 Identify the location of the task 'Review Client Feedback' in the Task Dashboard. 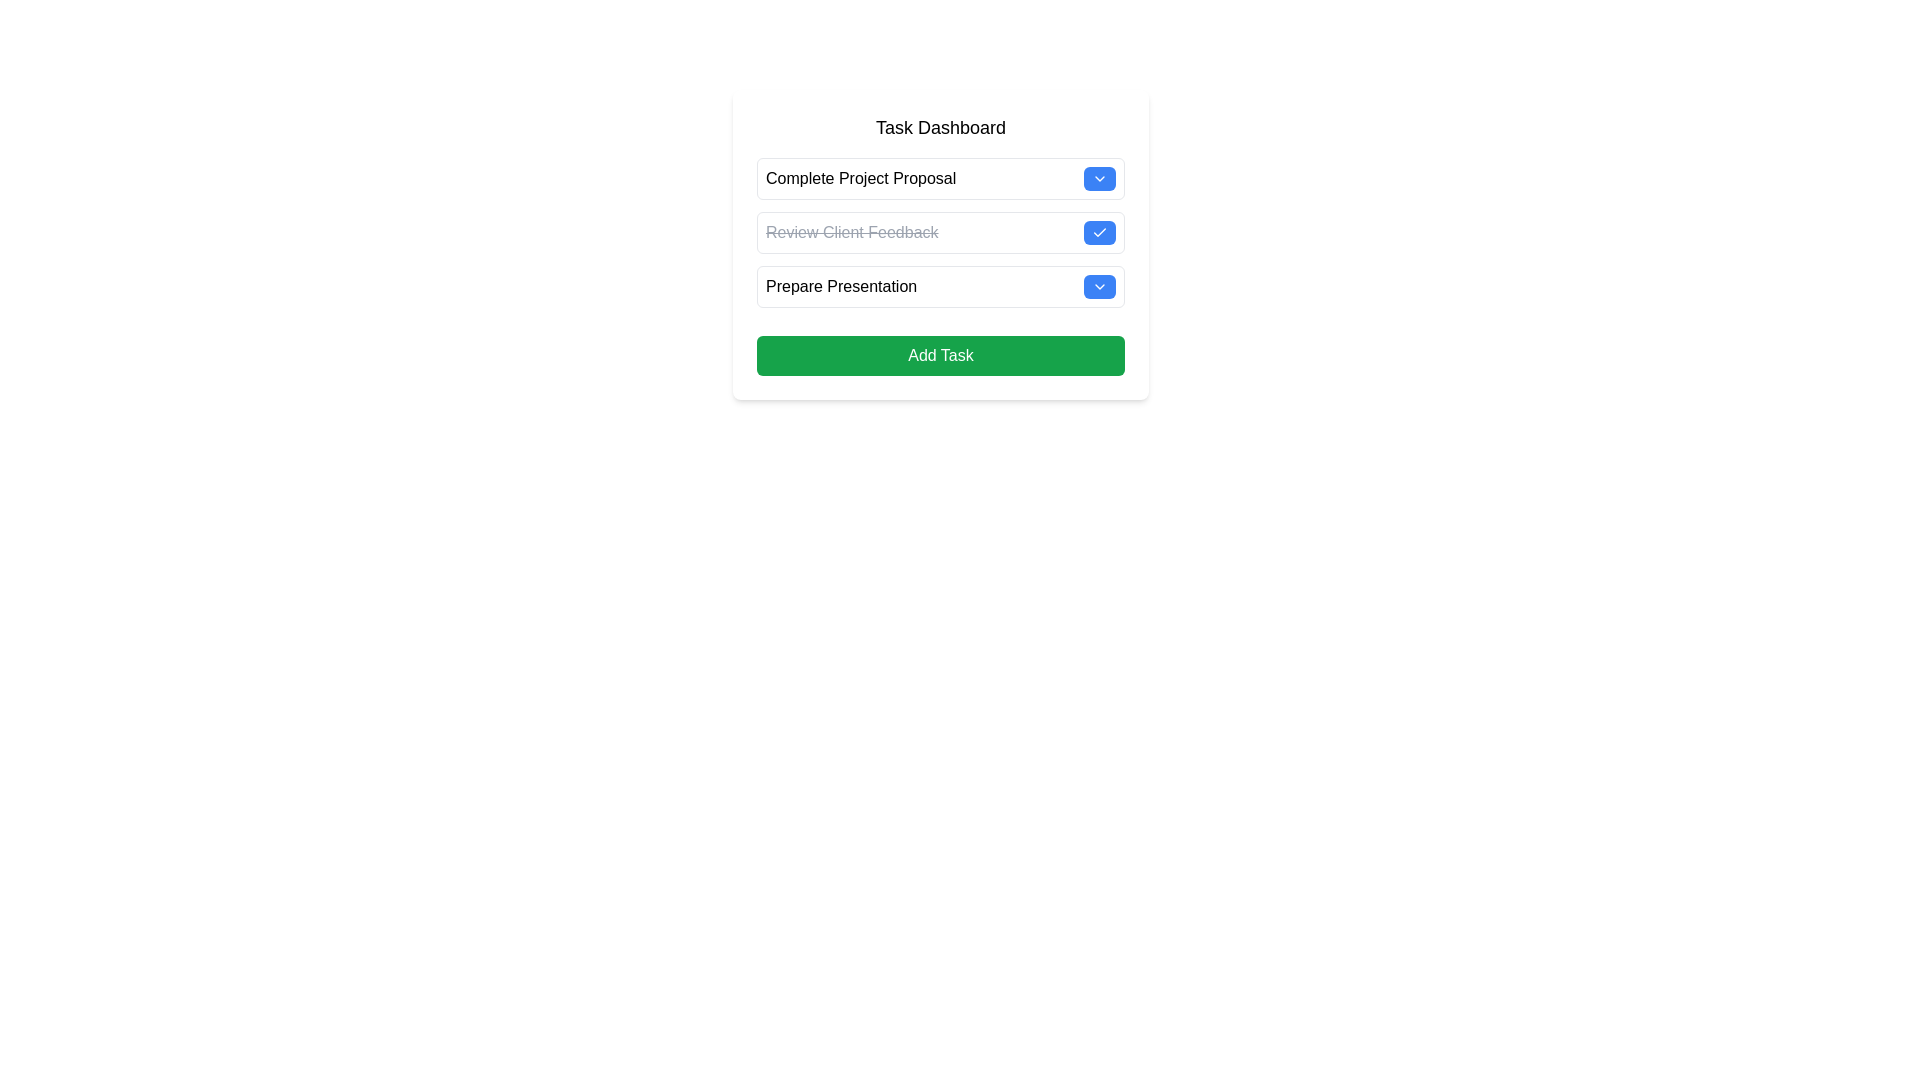
(939, 231).